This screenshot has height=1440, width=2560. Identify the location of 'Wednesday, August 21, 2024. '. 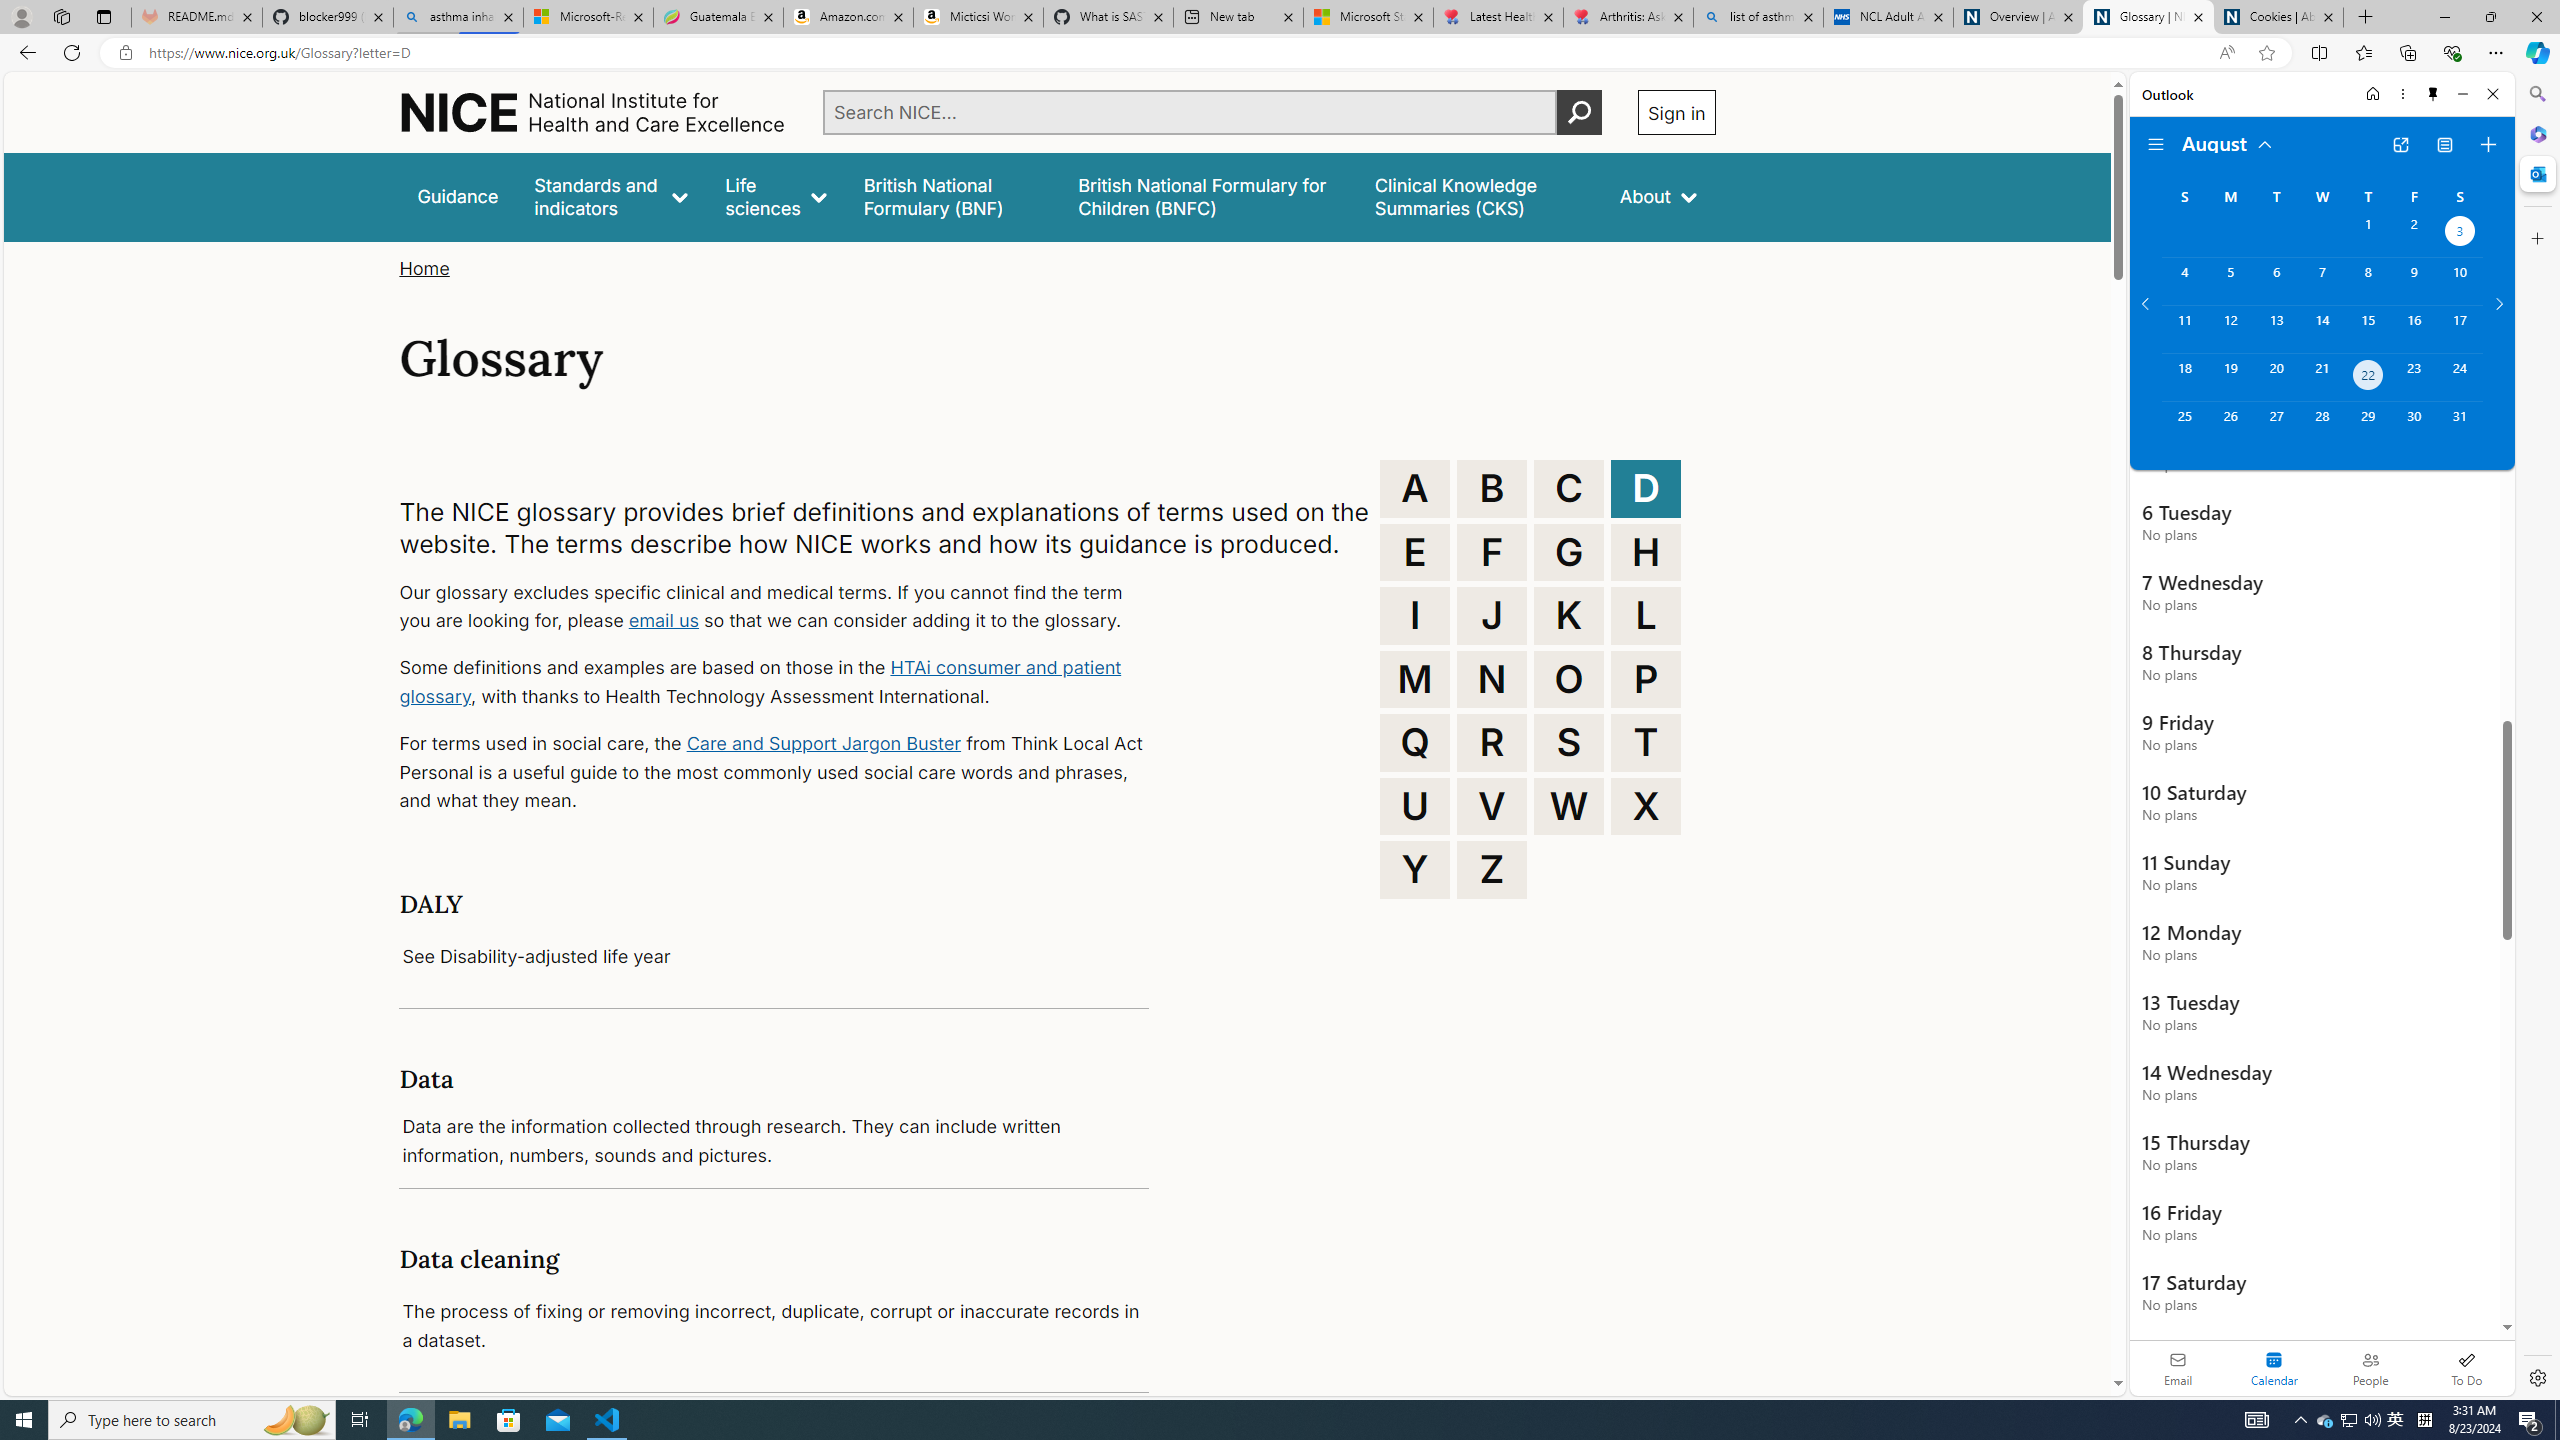
(2320, 376).